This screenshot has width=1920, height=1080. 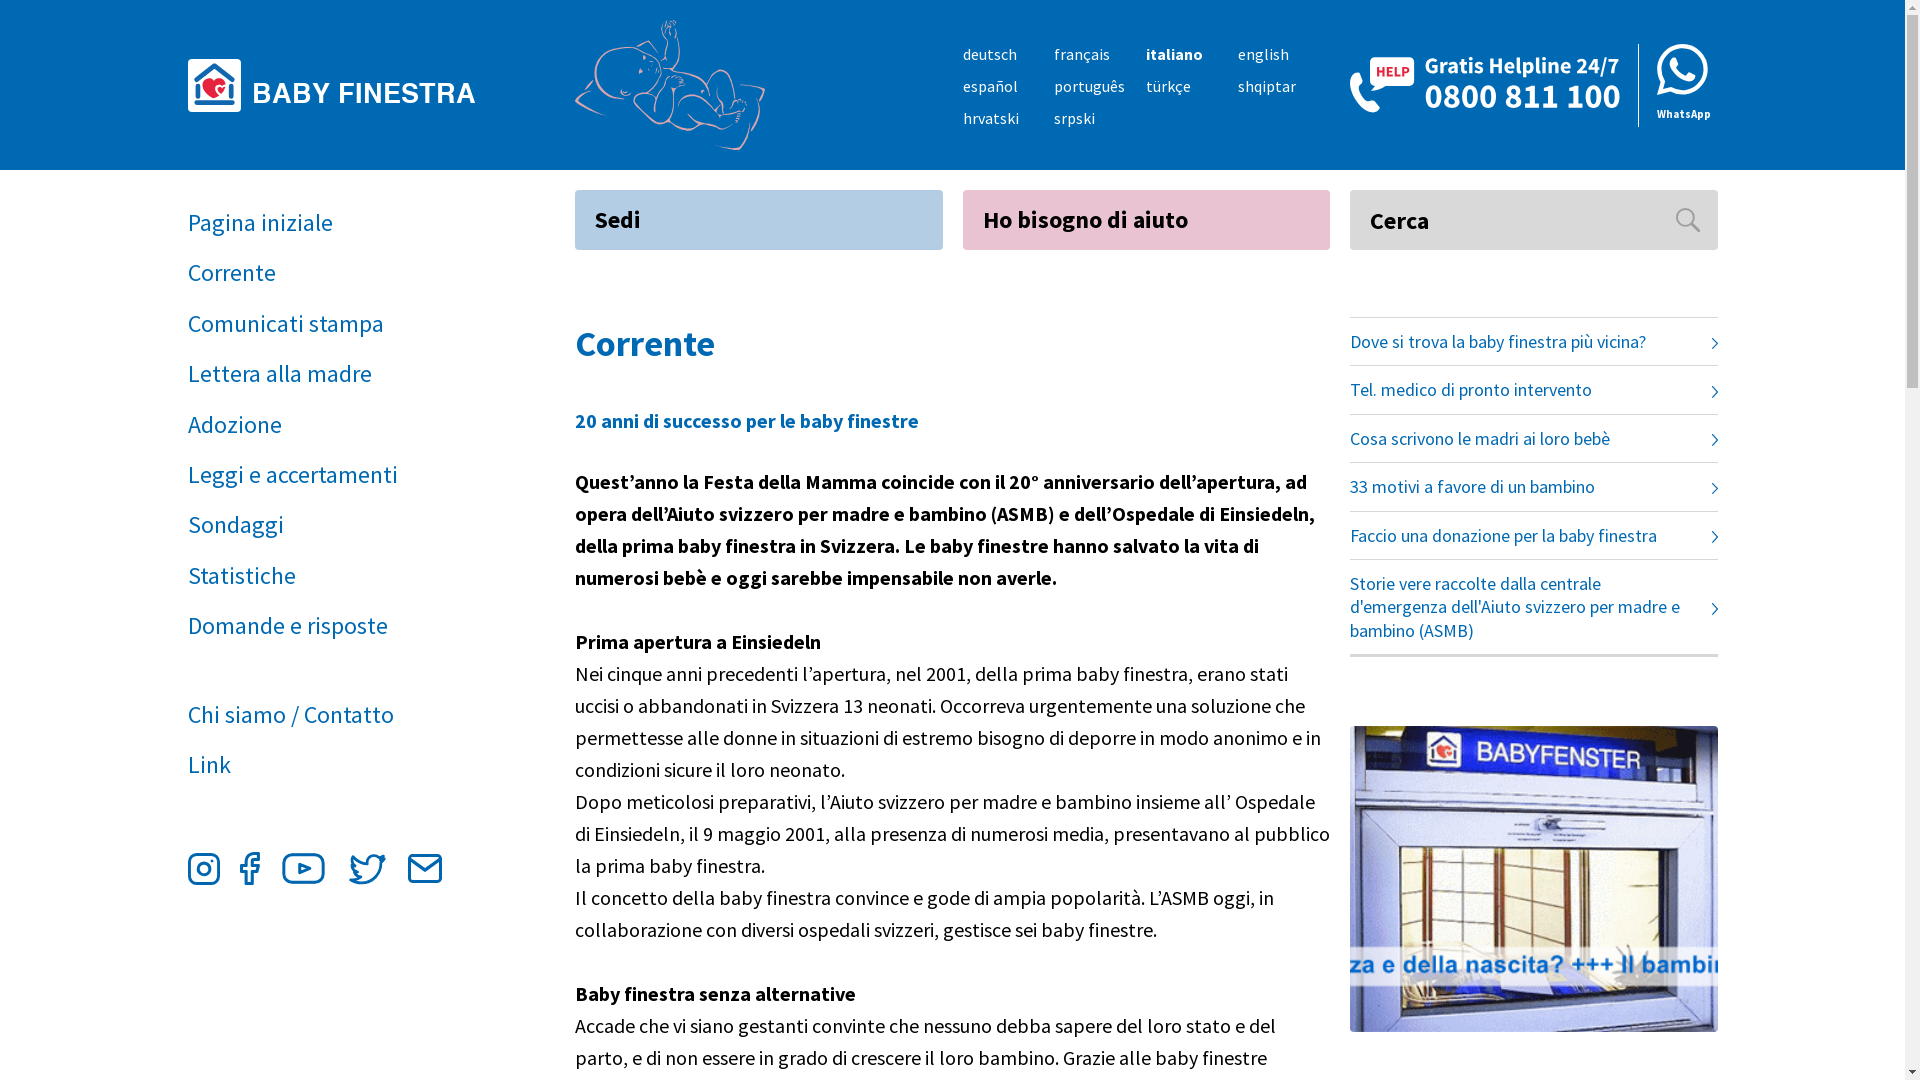 What do you see at coordinates (1146, 53) in the screenshot?
I see `'italiano'` at bounding box center [1146, 53].